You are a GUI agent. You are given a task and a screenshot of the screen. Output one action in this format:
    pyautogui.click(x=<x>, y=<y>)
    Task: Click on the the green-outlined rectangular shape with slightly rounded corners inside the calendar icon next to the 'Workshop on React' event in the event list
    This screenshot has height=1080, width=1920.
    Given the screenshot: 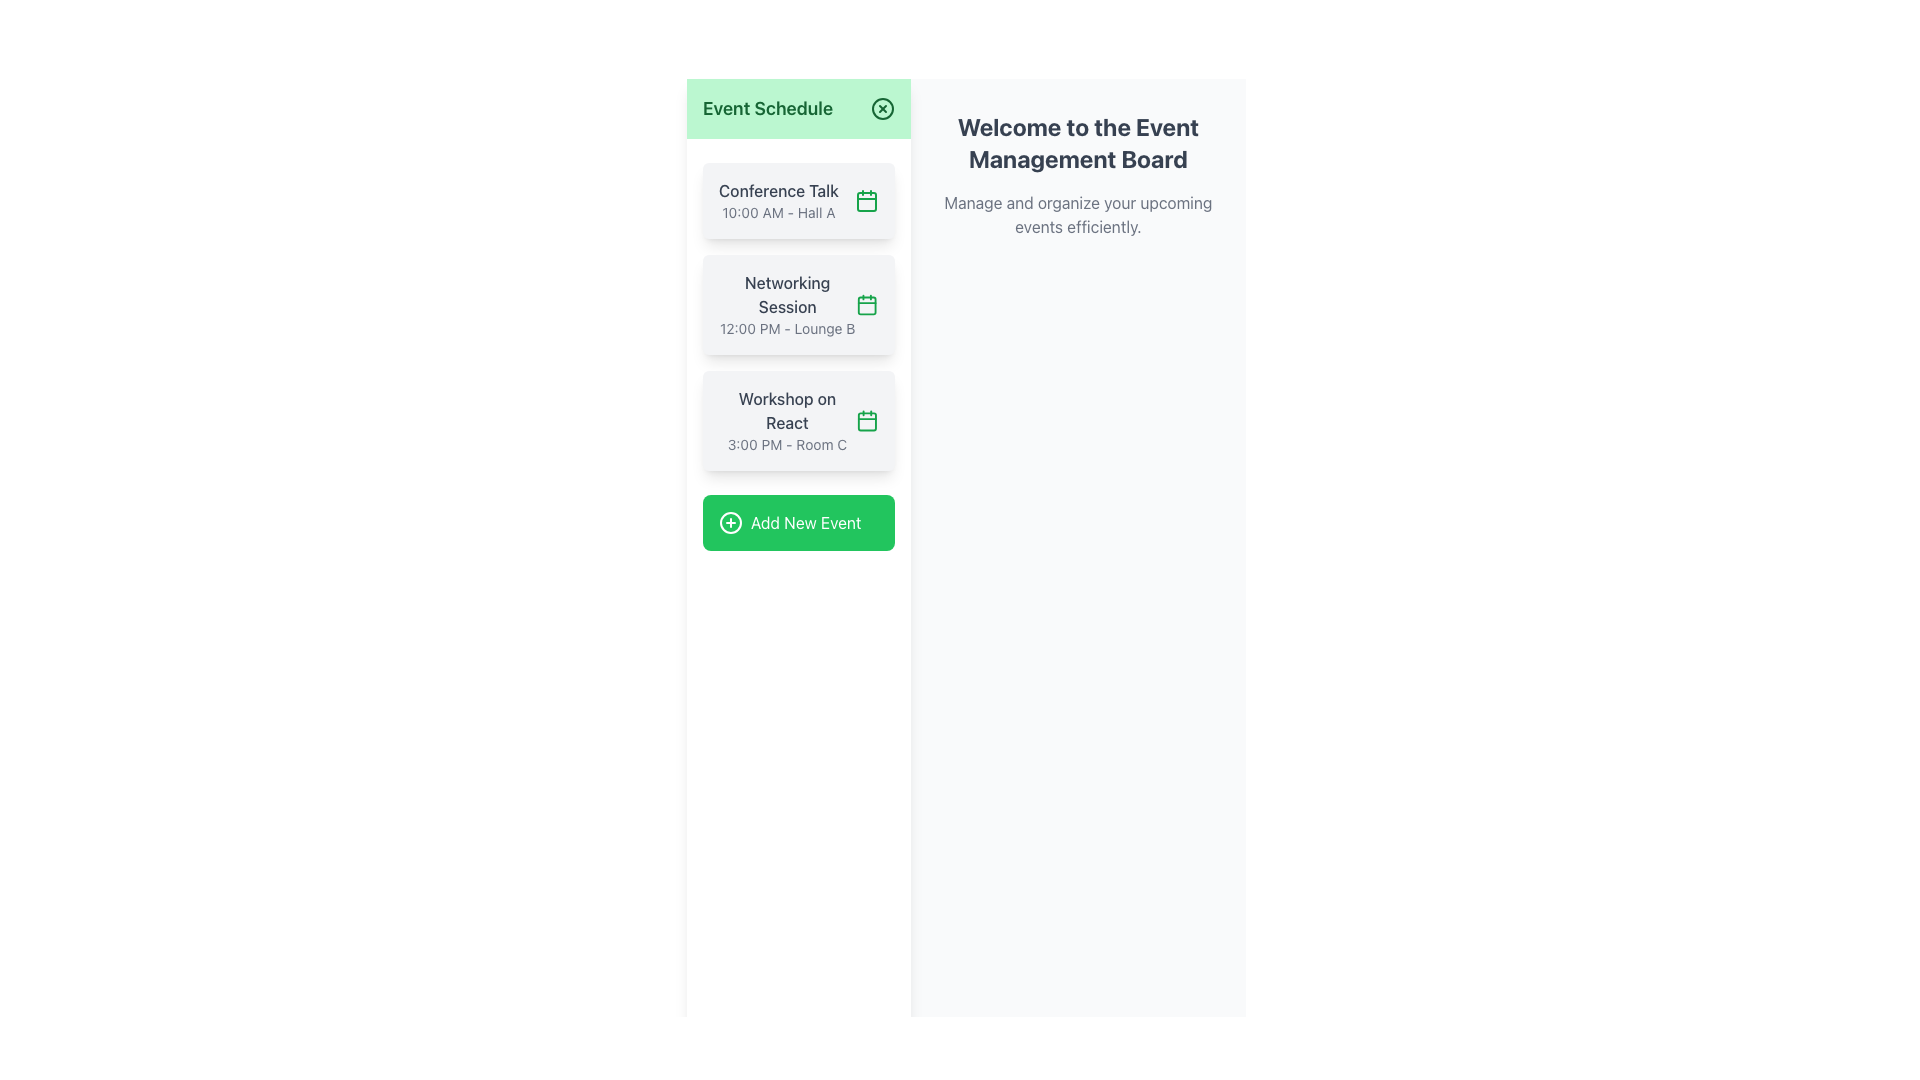 What is the action you would take?
    pyautogui.click(x=867, y=420)
    